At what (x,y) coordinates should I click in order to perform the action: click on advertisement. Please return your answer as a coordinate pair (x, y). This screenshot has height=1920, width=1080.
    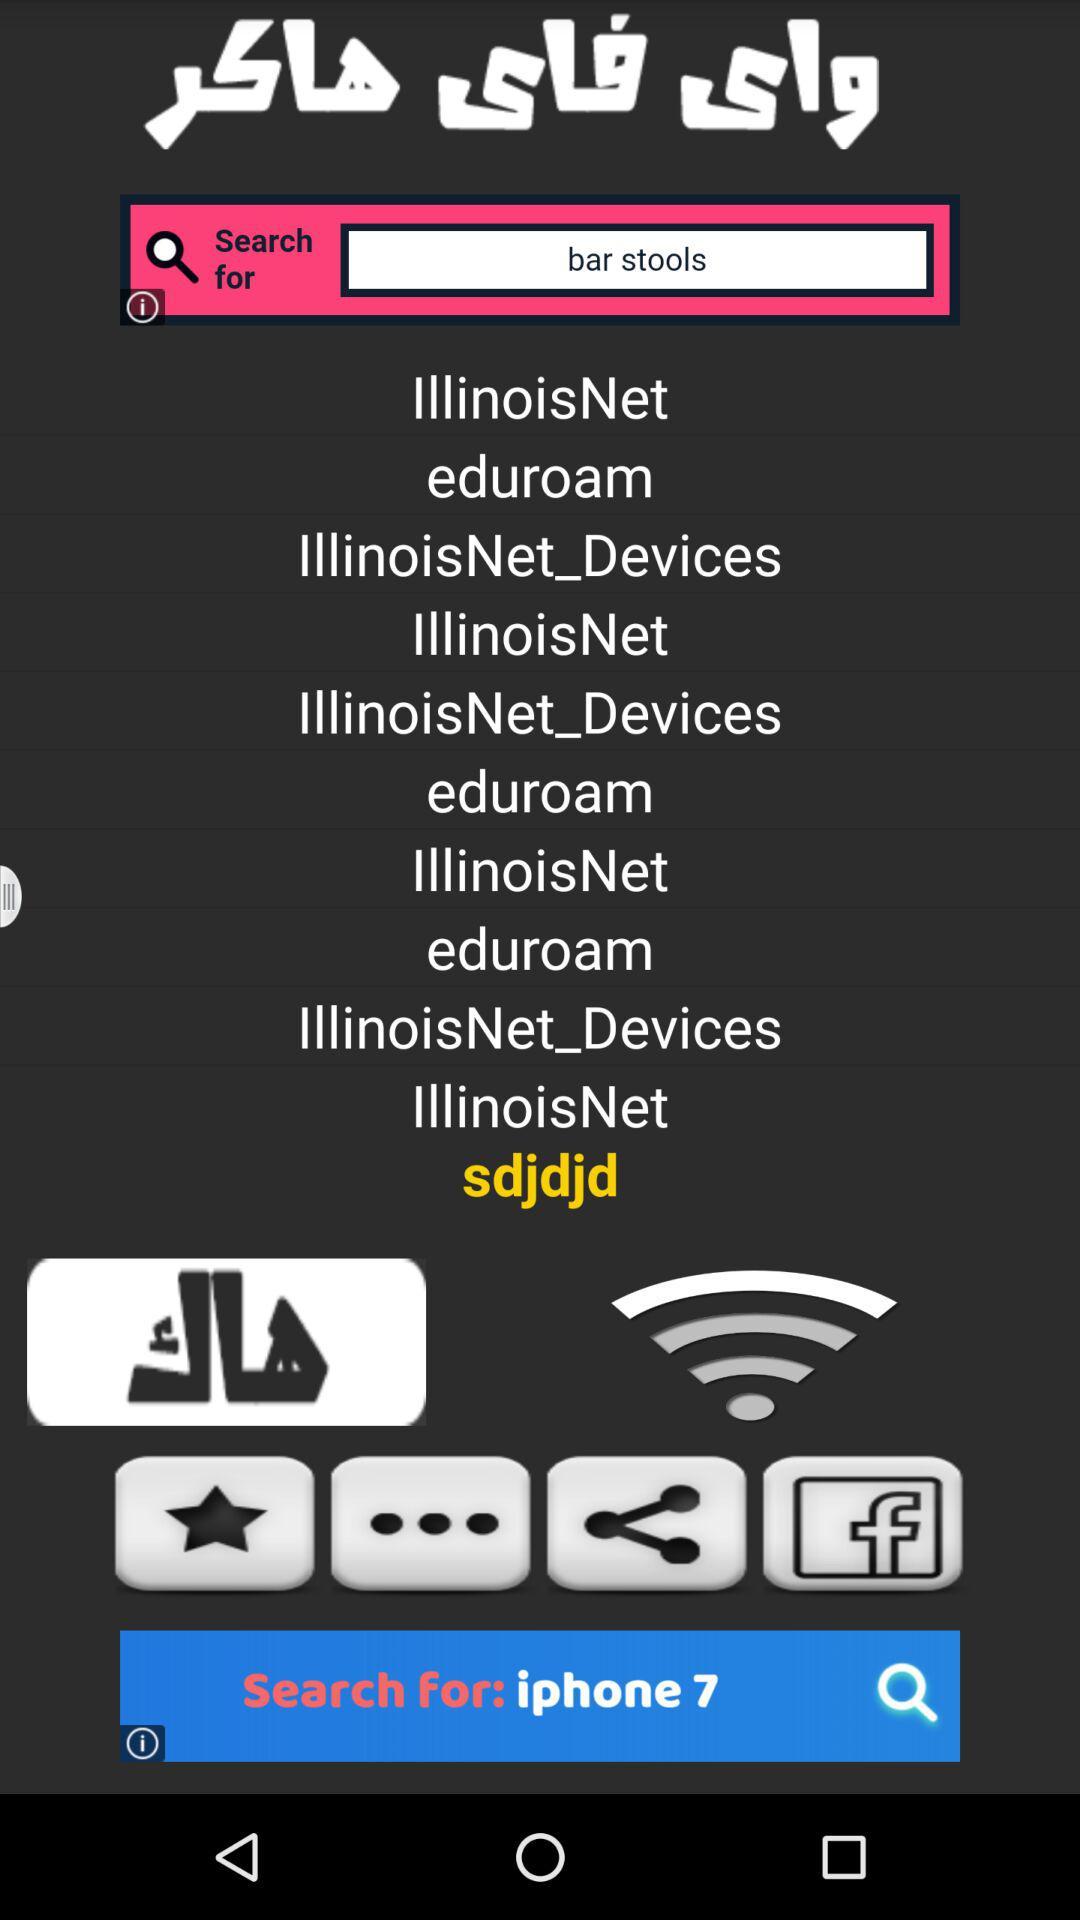
    Looking at the image, I should click on (540, 1695).